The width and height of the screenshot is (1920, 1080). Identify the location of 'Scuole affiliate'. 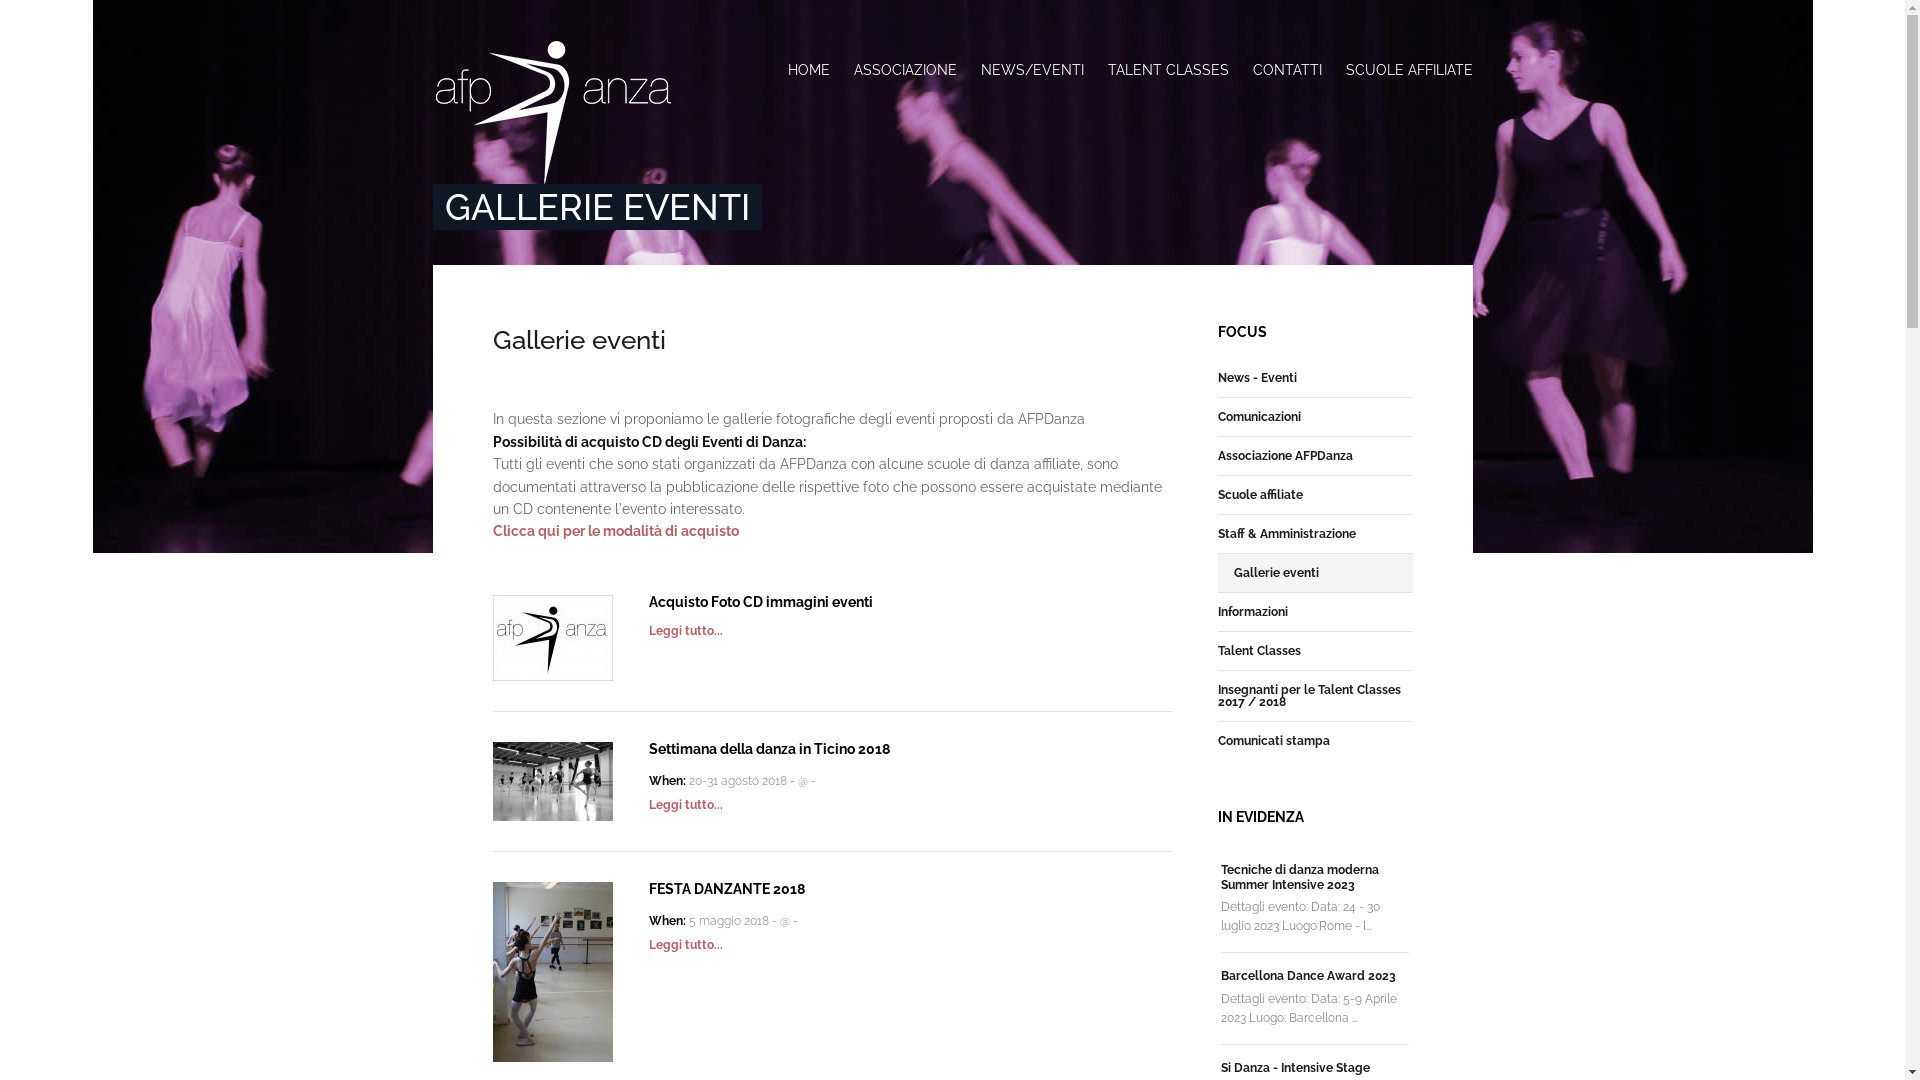
(1217, 494).